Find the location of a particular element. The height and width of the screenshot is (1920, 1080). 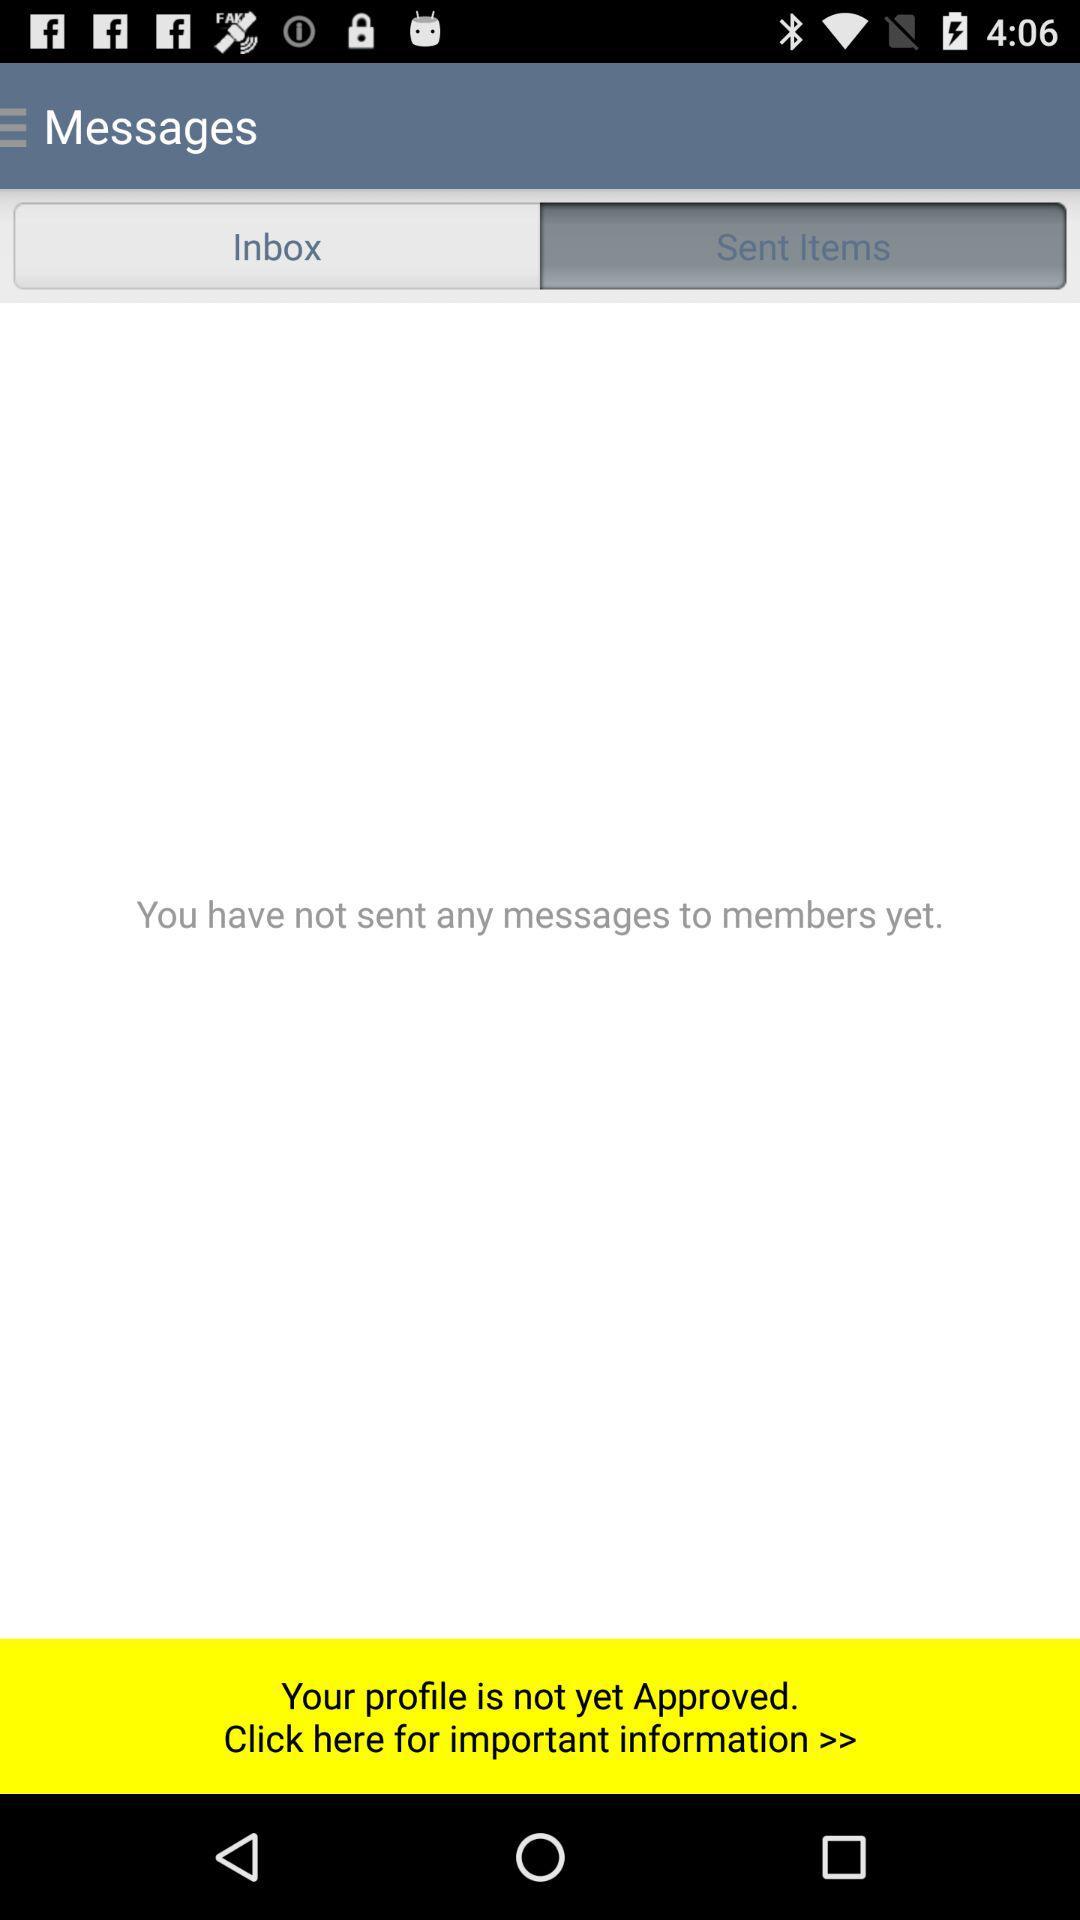

inbox item is located at coordinates (276, 244).